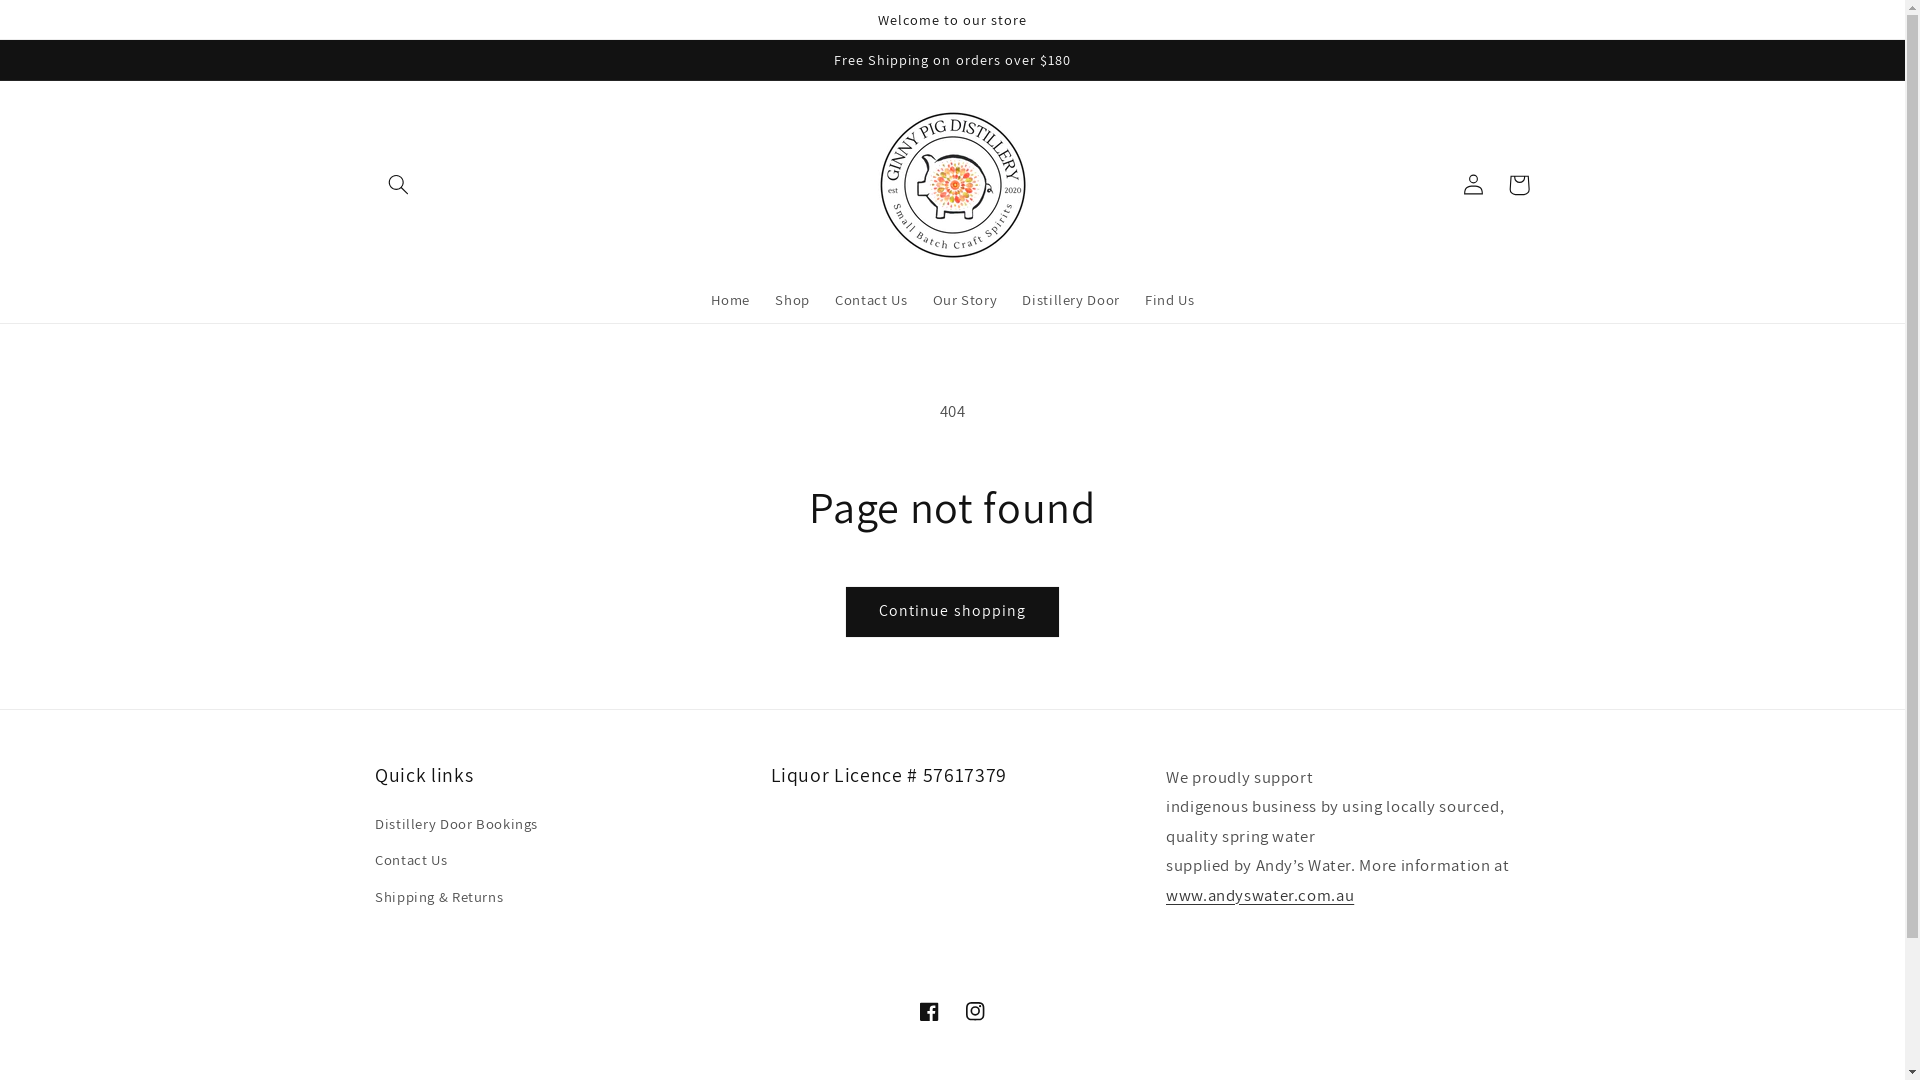 Image resolution: width=1920 pixels, height=1080 pixels. I want to click on 'Continue shopping', so click(952, 610).